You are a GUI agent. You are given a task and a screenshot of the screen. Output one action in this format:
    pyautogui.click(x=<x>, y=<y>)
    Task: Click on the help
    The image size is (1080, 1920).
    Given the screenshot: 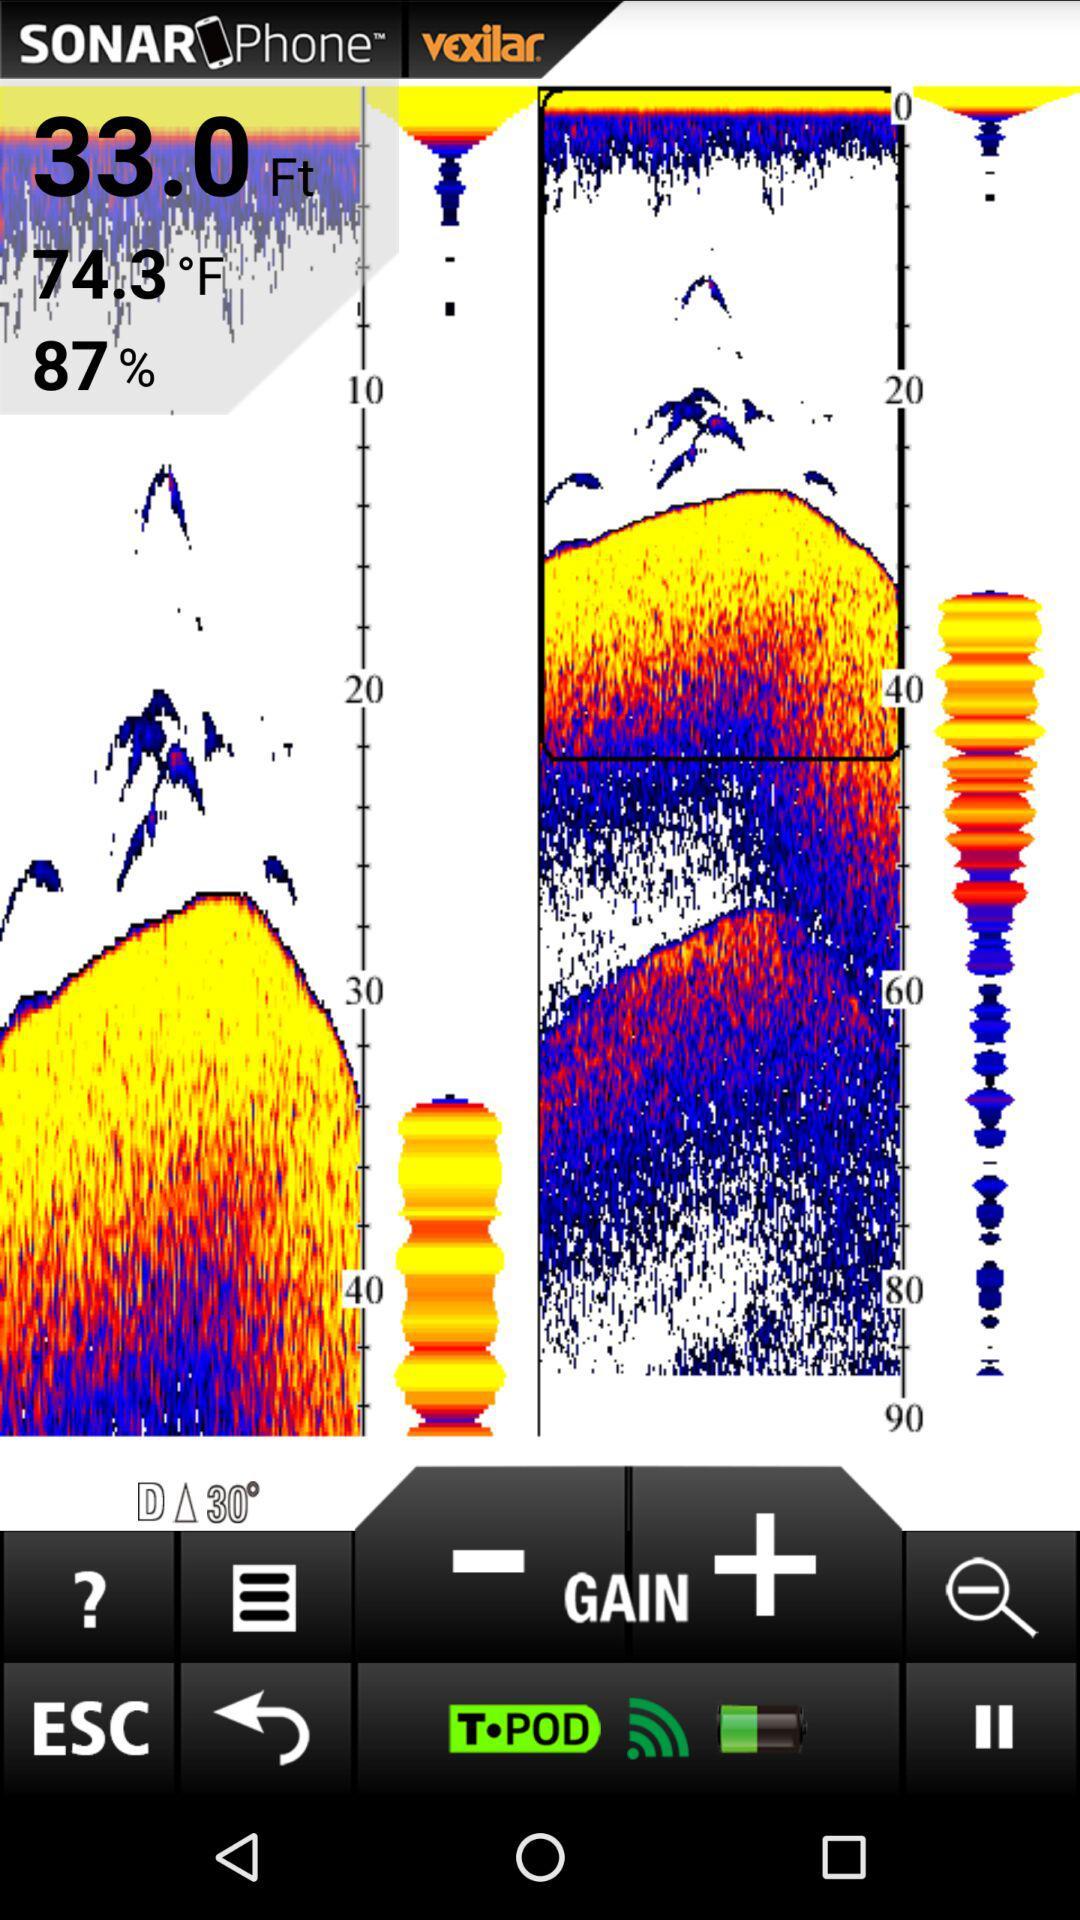 What is the action you would take?
    pyautogui.click(x=87, y=1596)
    